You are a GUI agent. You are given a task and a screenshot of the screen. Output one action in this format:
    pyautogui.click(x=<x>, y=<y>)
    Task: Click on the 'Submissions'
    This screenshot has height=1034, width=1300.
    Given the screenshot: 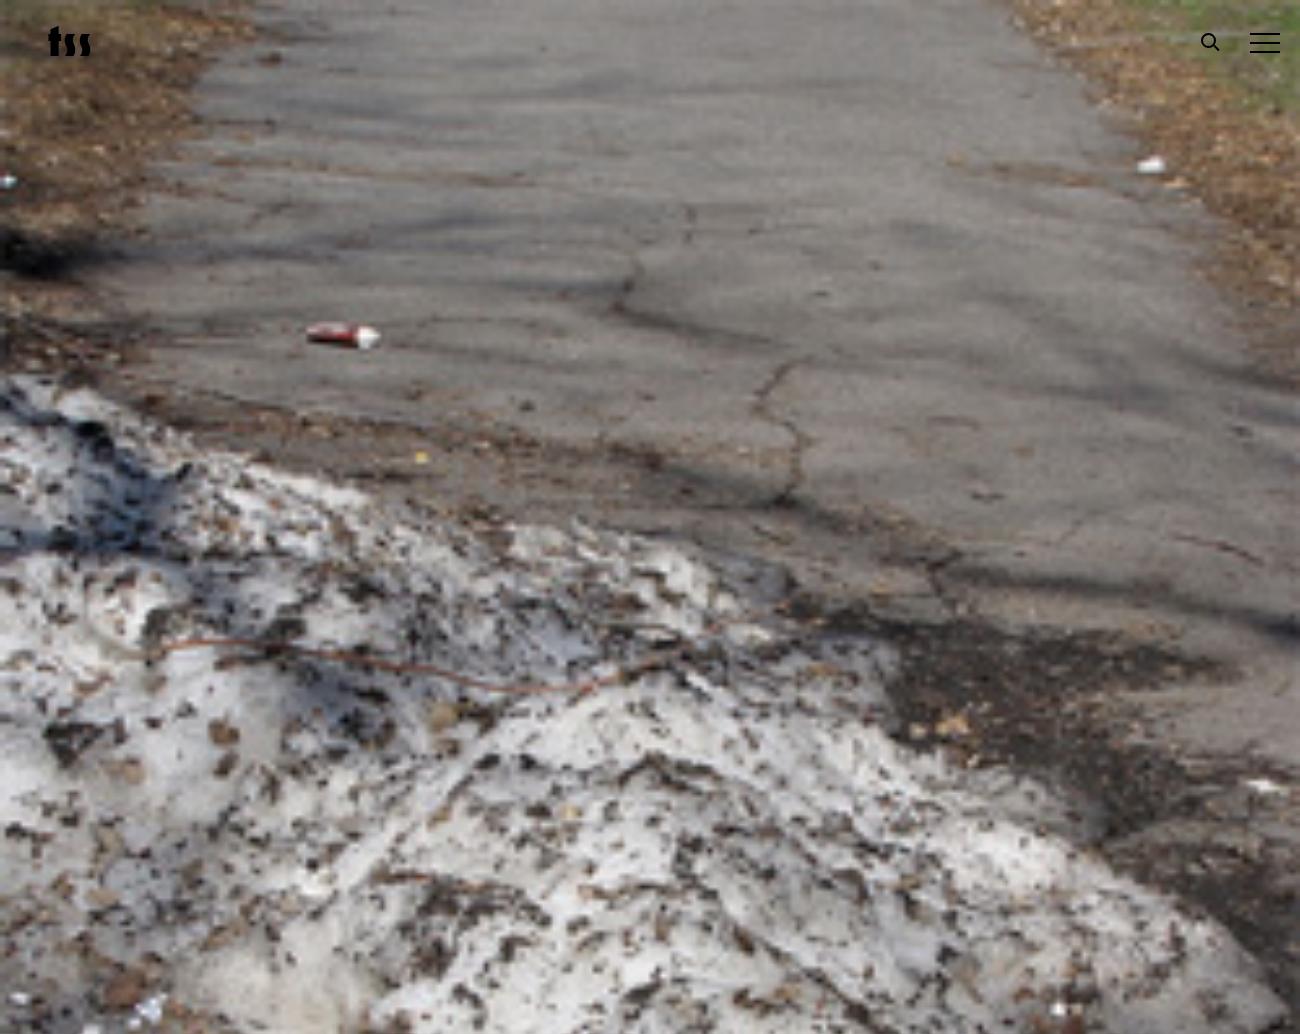 What is the action you would take?
    pyautogui.click(x=178, y=610)
    